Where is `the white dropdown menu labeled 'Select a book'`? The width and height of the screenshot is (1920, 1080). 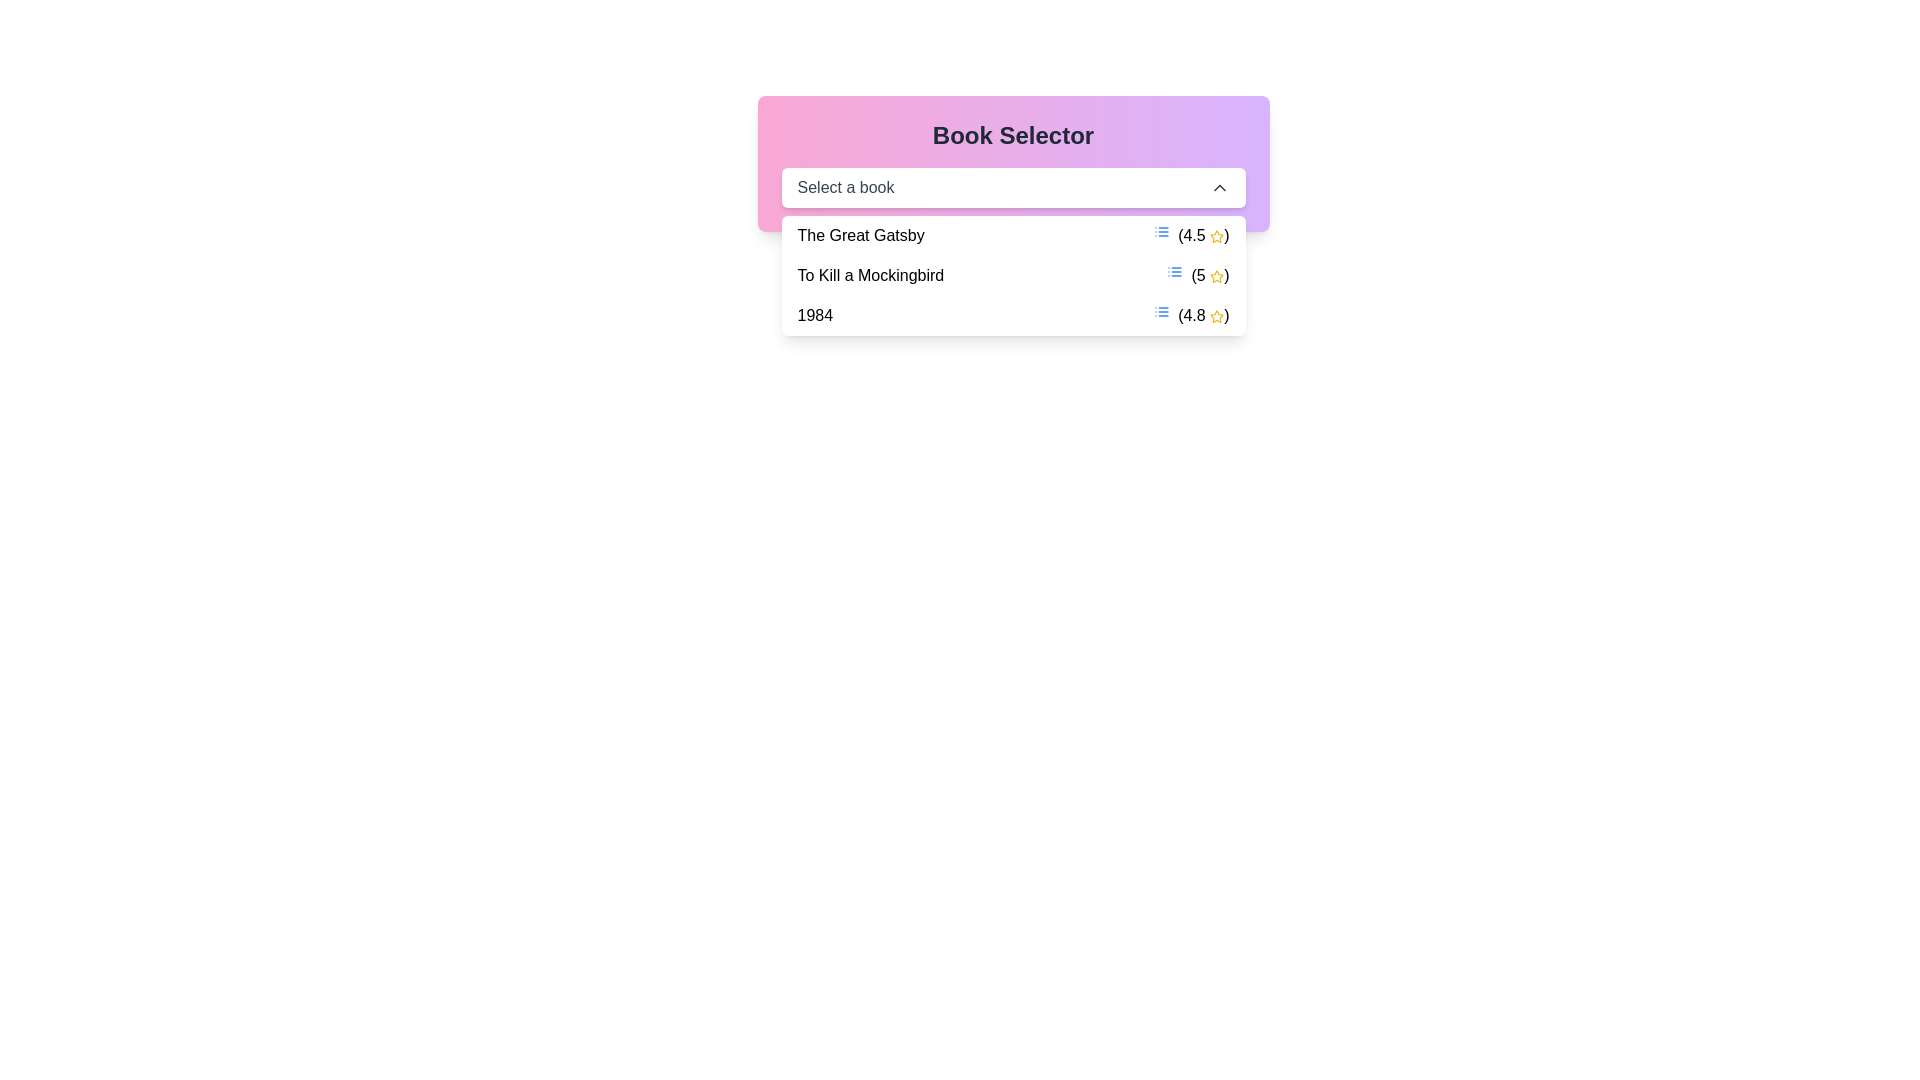
the white dropdown menu labeled 'Select a book' is located at coordinates (1013, 188).